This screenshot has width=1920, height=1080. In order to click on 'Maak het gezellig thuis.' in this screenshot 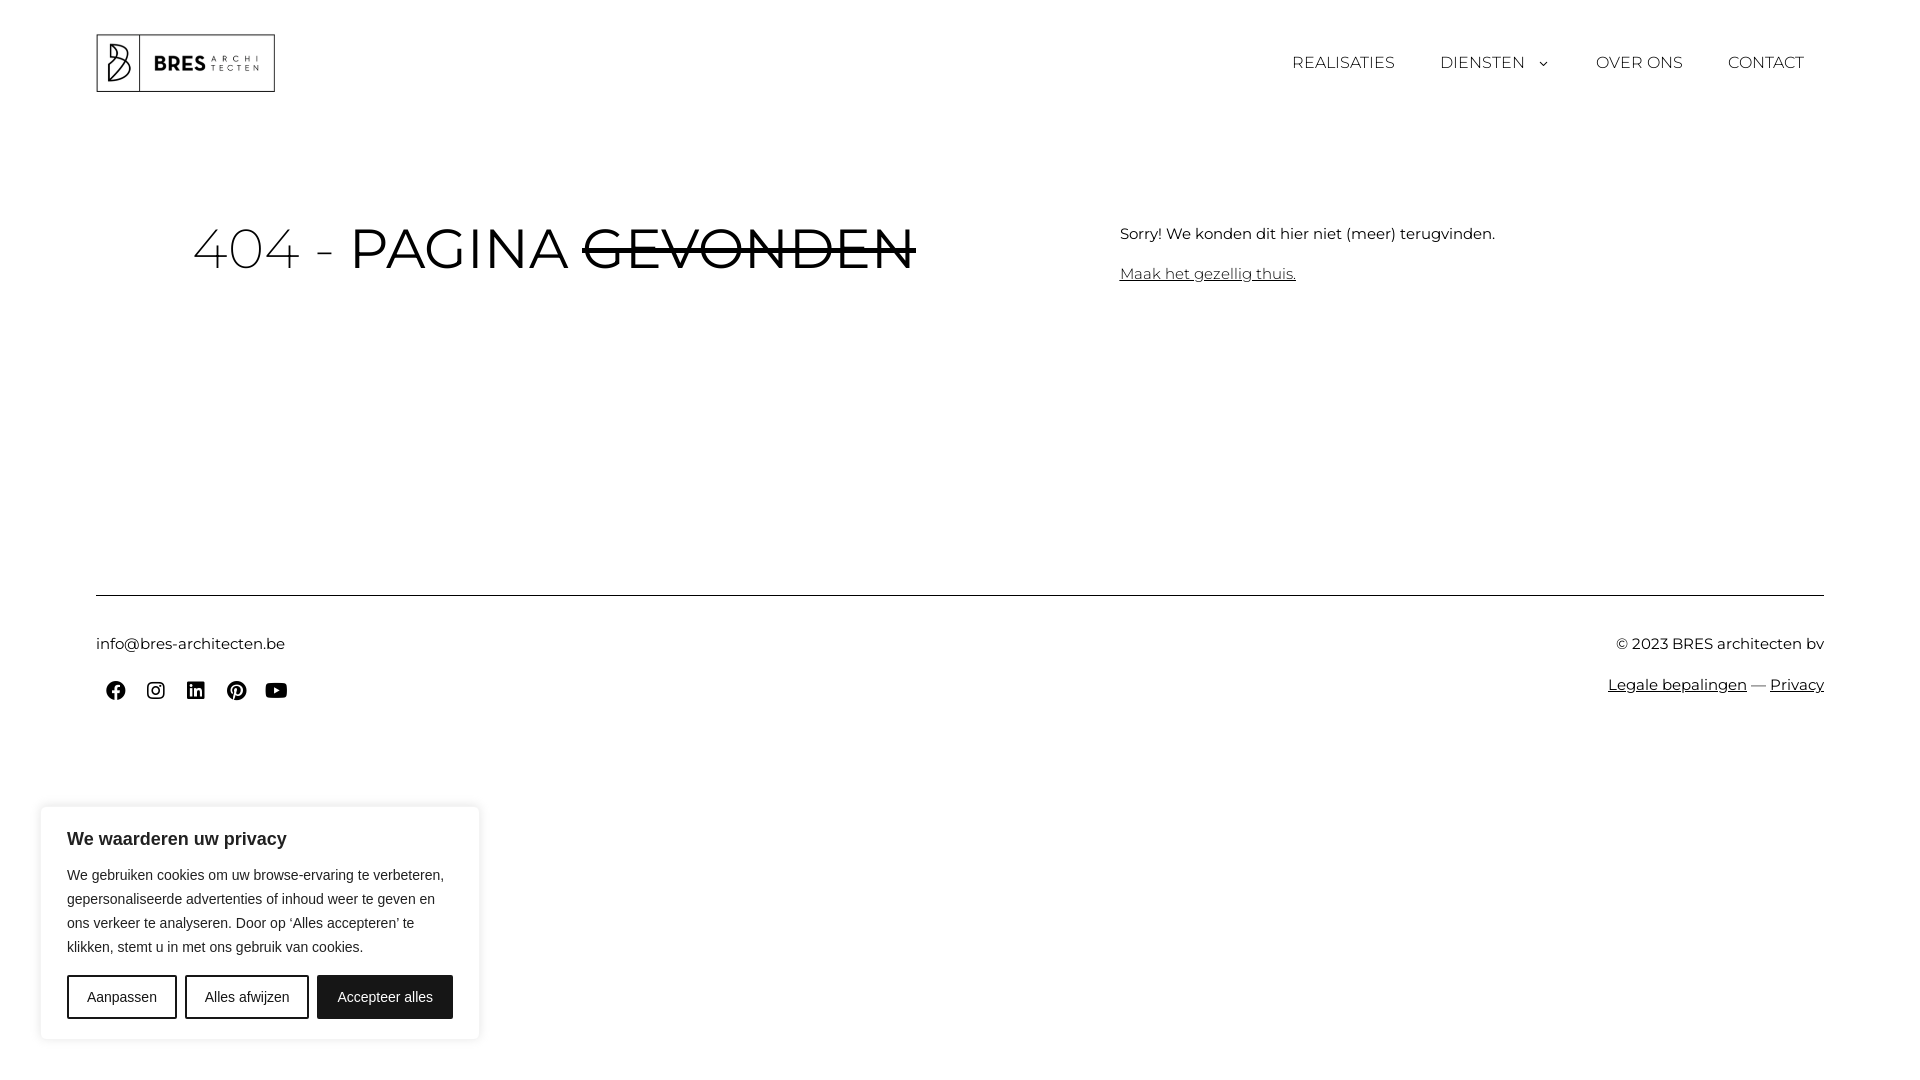, I will do `click(1207, 273)`.